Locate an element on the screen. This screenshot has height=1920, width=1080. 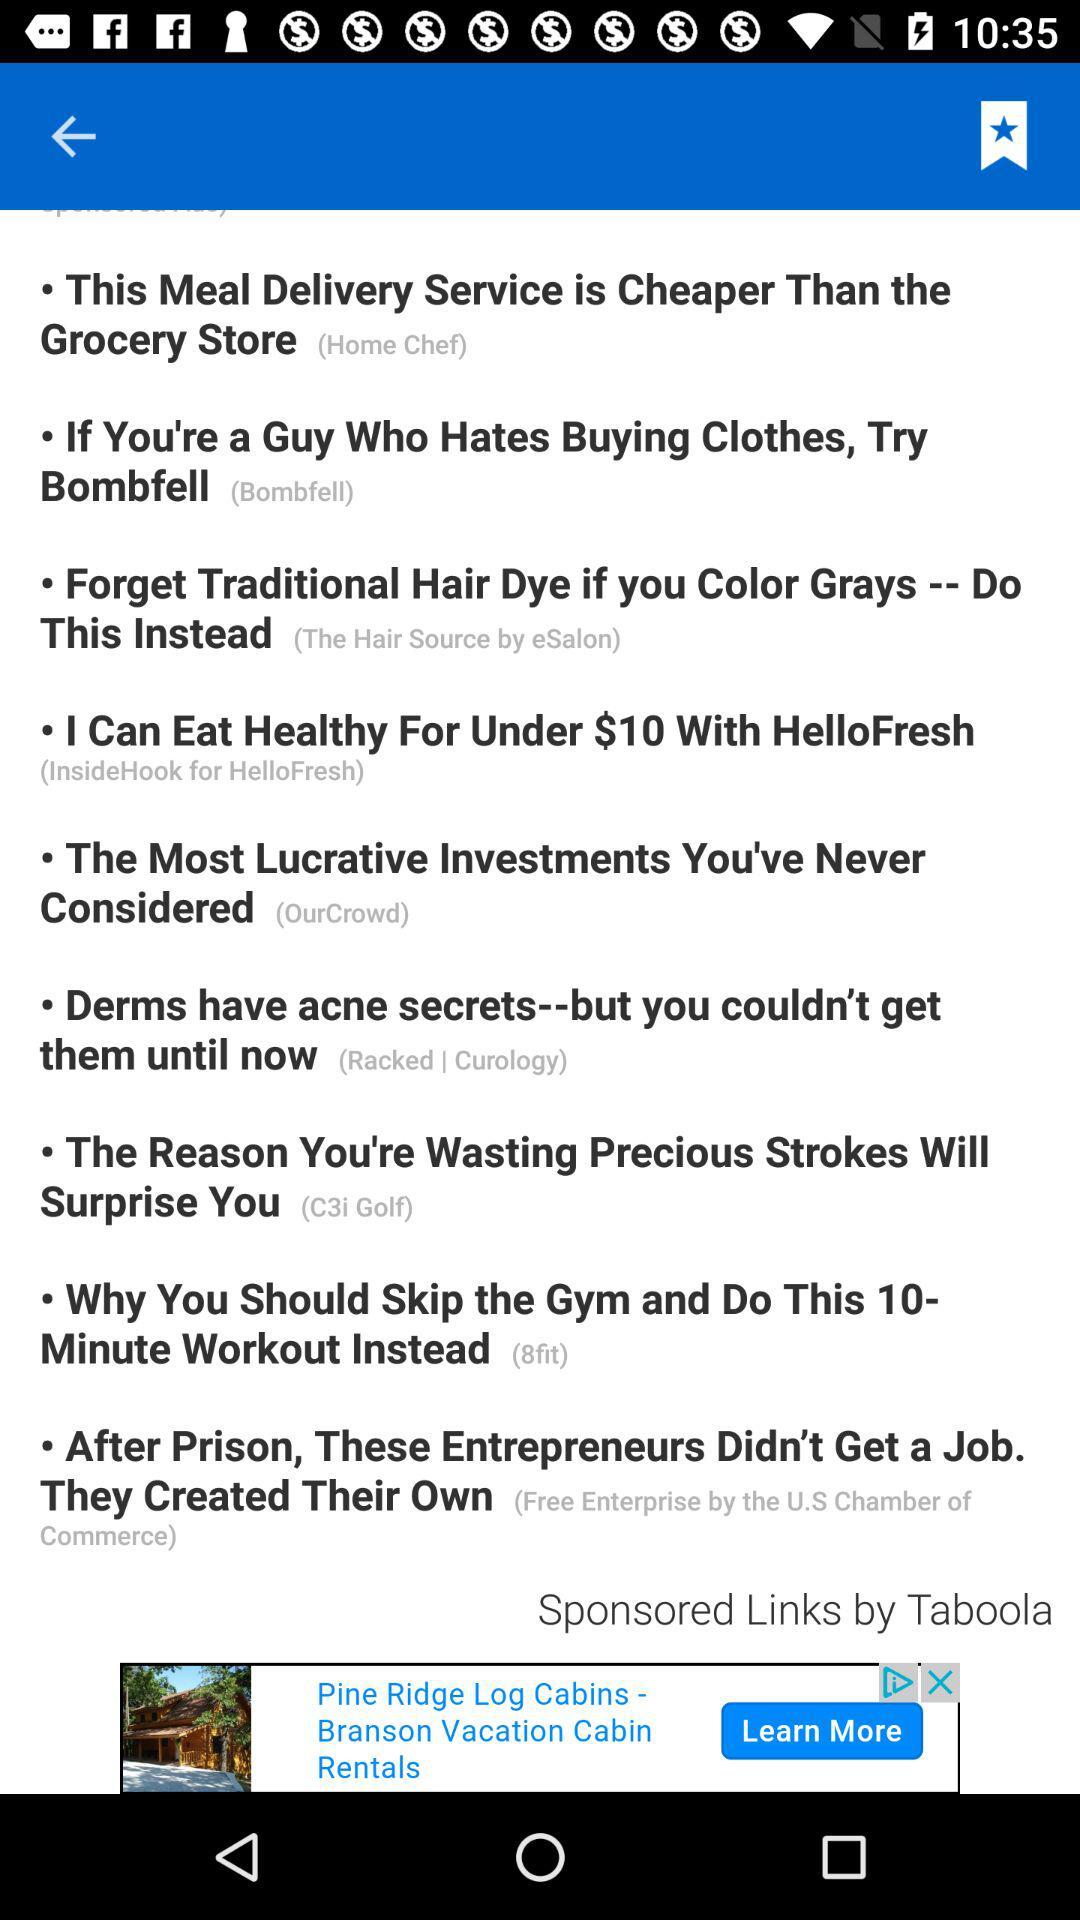
advertisement bar is located at coordinates (540, 1727).